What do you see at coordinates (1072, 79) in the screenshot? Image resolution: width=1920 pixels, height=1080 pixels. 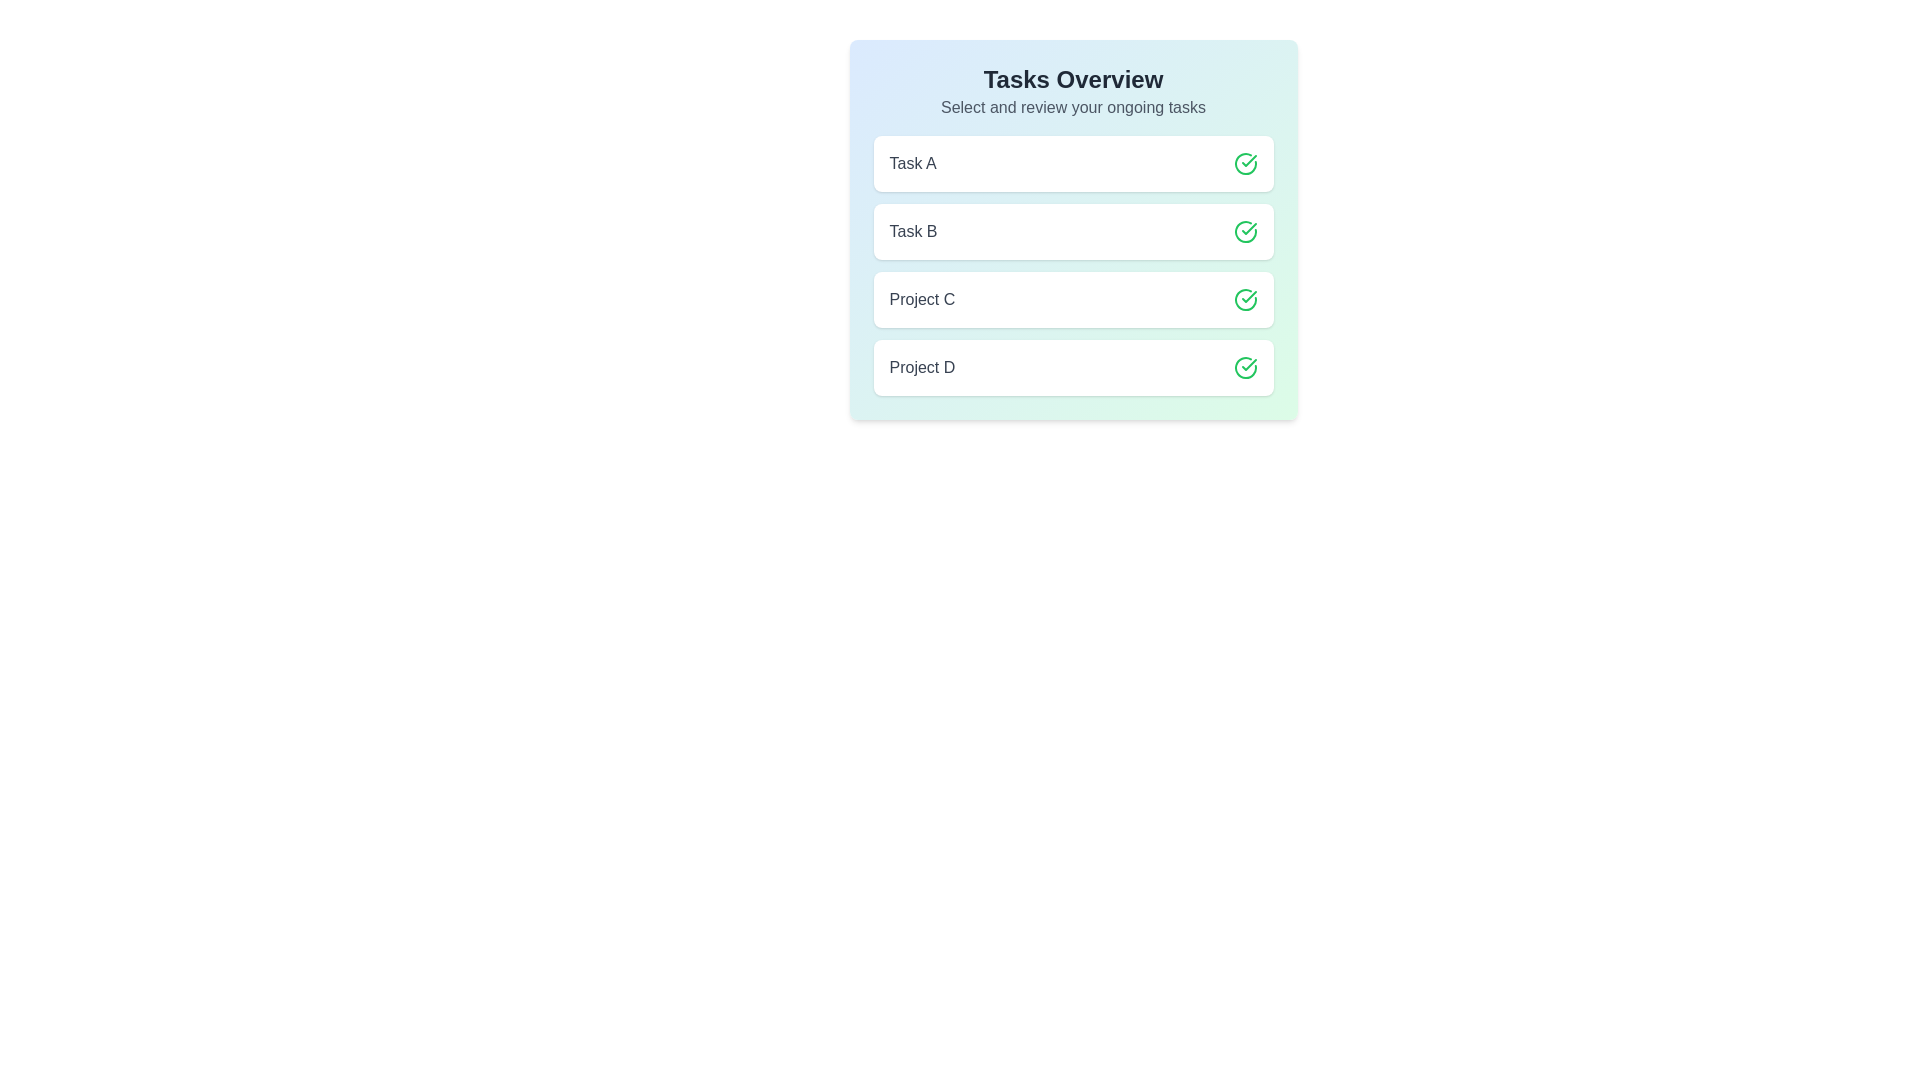 I see `the text area: header` at bounding box center [1072, 79].